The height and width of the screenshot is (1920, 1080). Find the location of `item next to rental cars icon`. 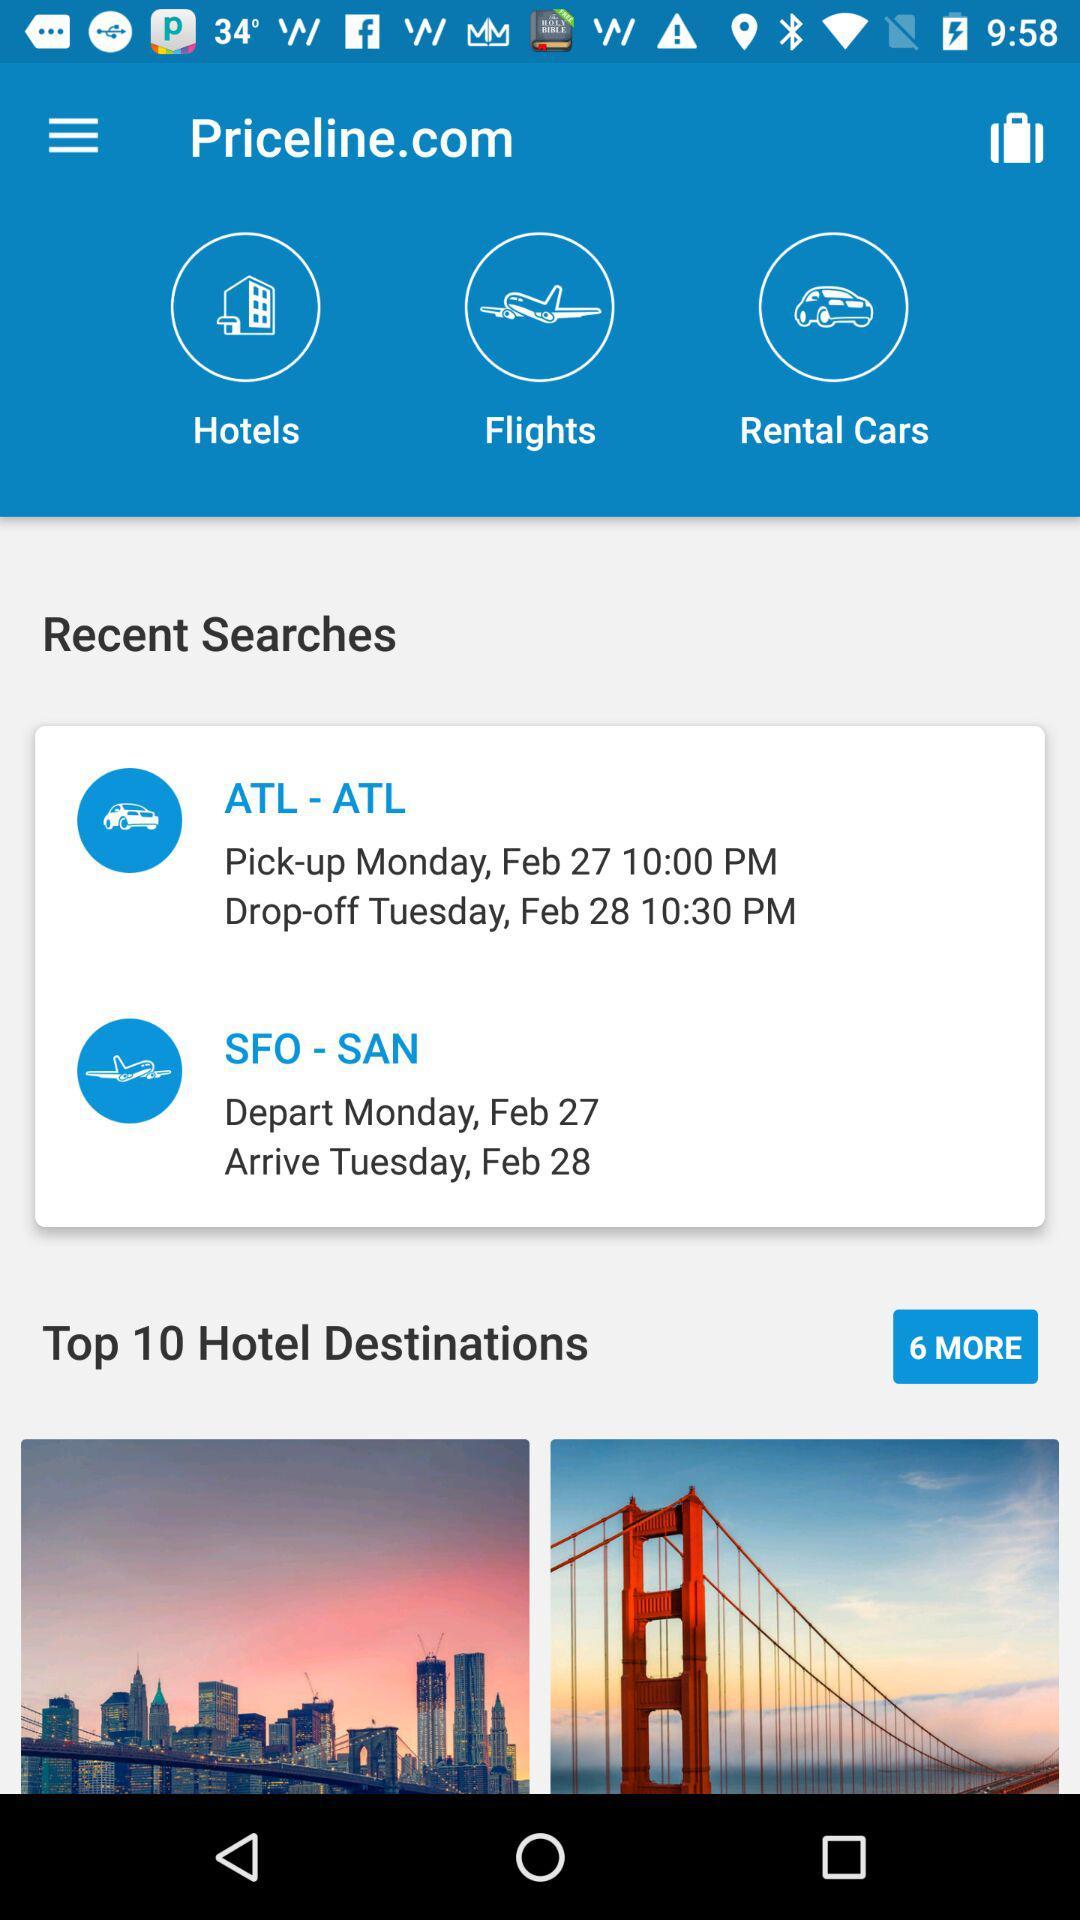

item next to rental cars icon is located at coordinates (540, 342).